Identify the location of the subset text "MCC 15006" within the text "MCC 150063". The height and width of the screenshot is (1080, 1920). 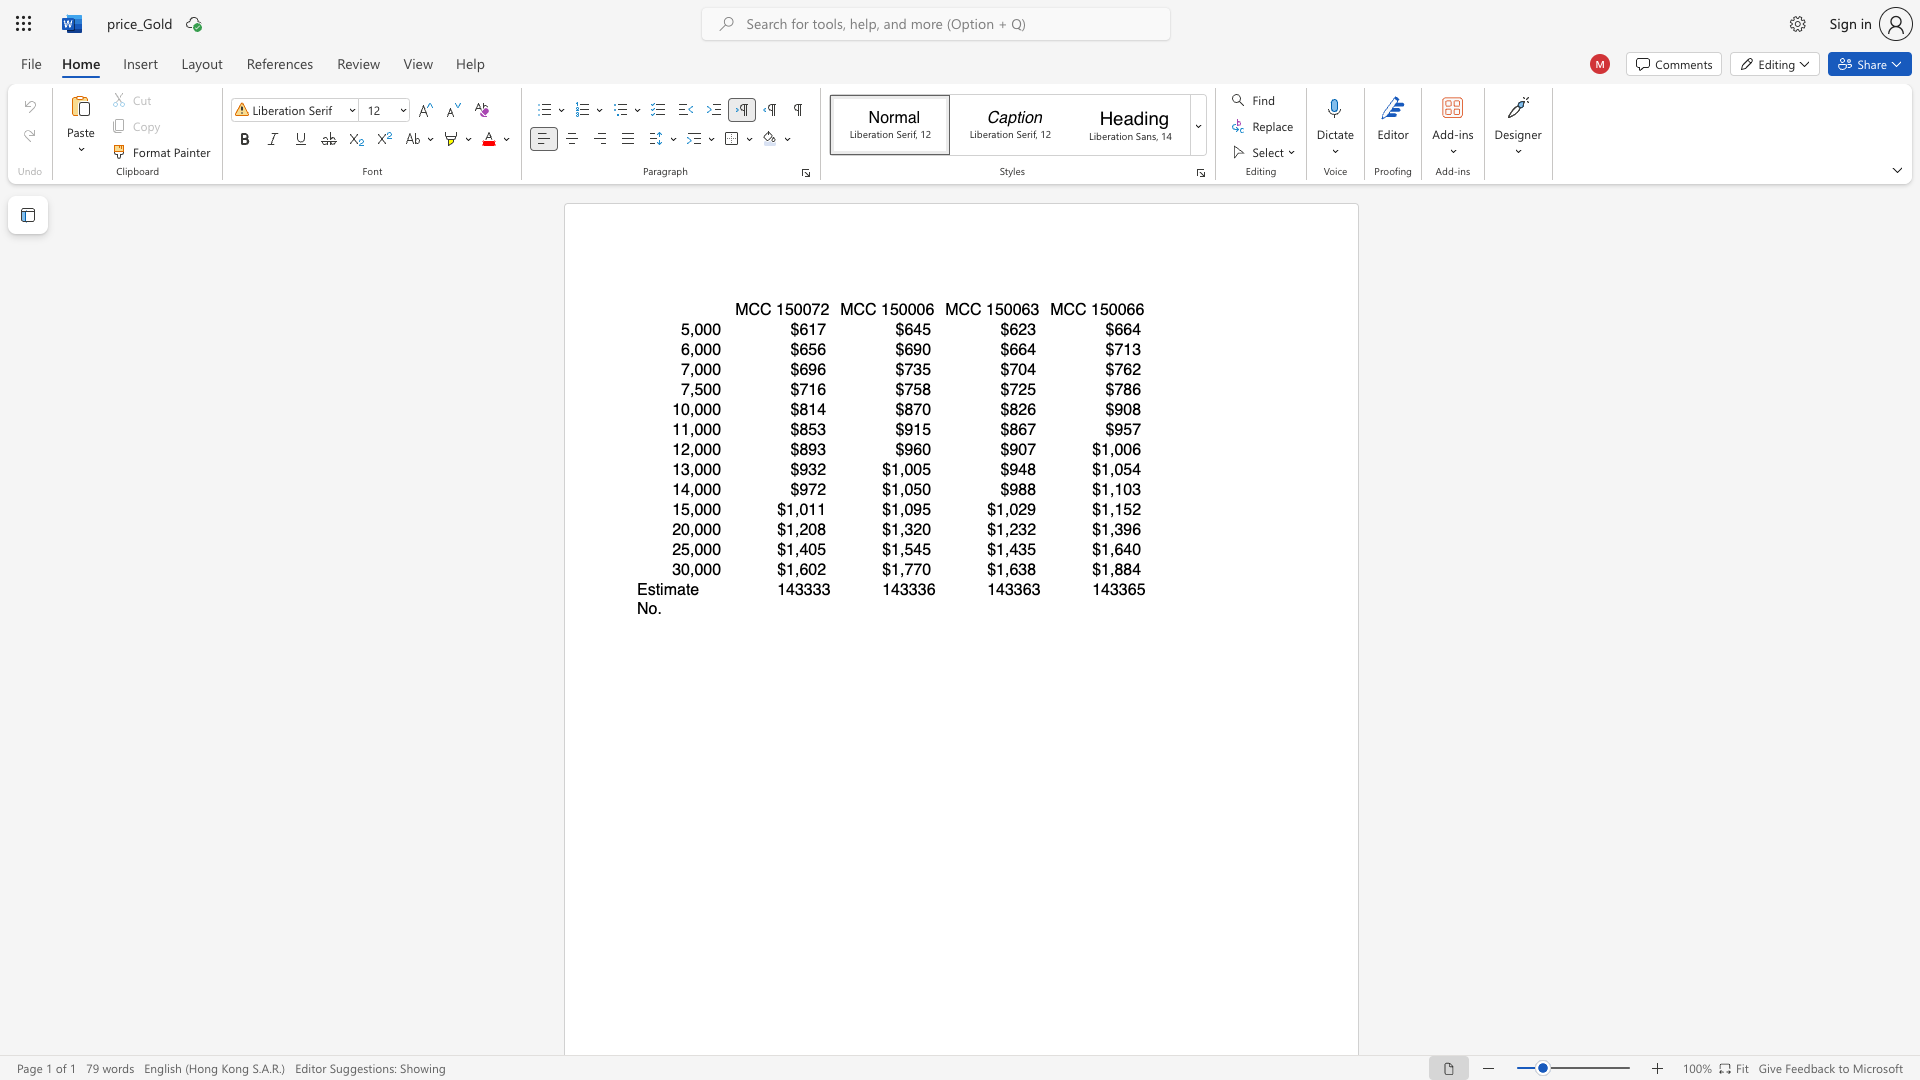
(944, 309).